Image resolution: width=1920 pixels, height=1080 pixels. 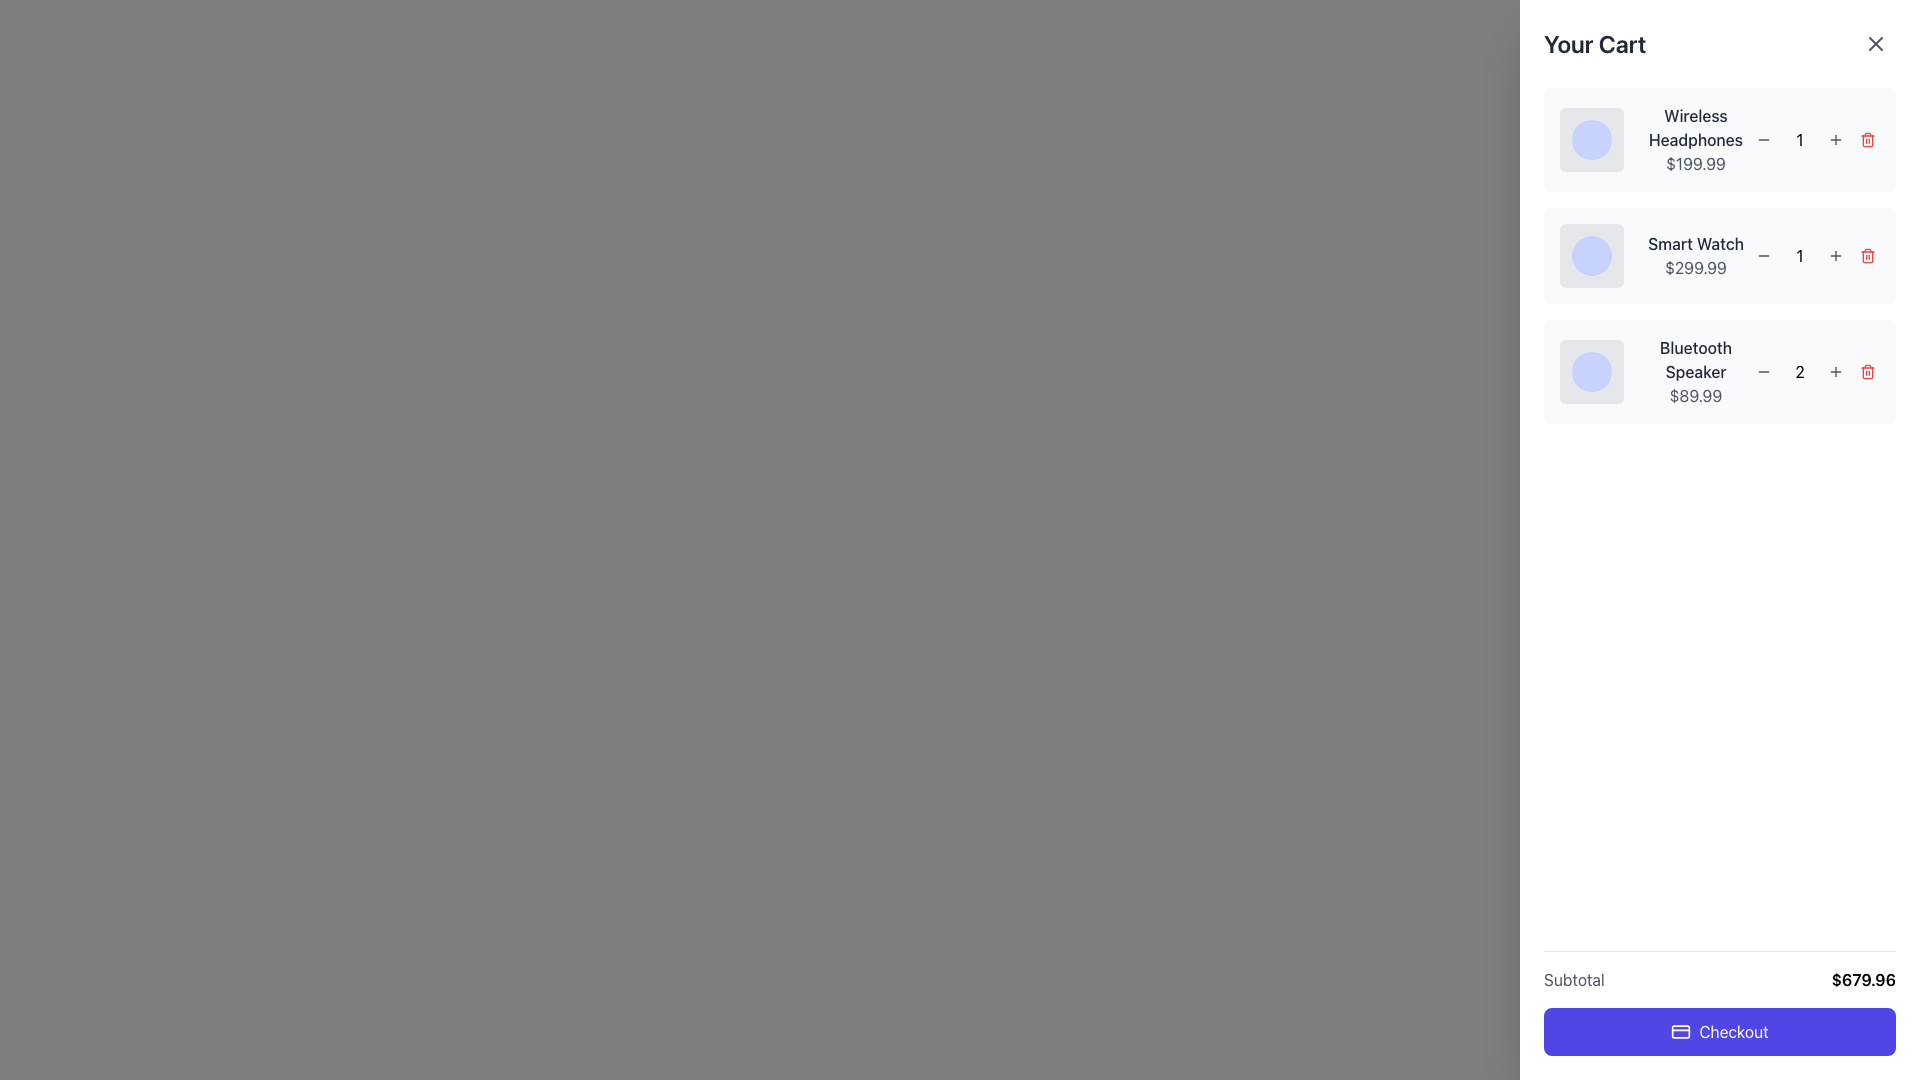 I want to click on the Text label displaying the price of the product 'Wireless Headphones' in the right-side cart panel, located under the corresponding product name, so click(x=1694, y=163).